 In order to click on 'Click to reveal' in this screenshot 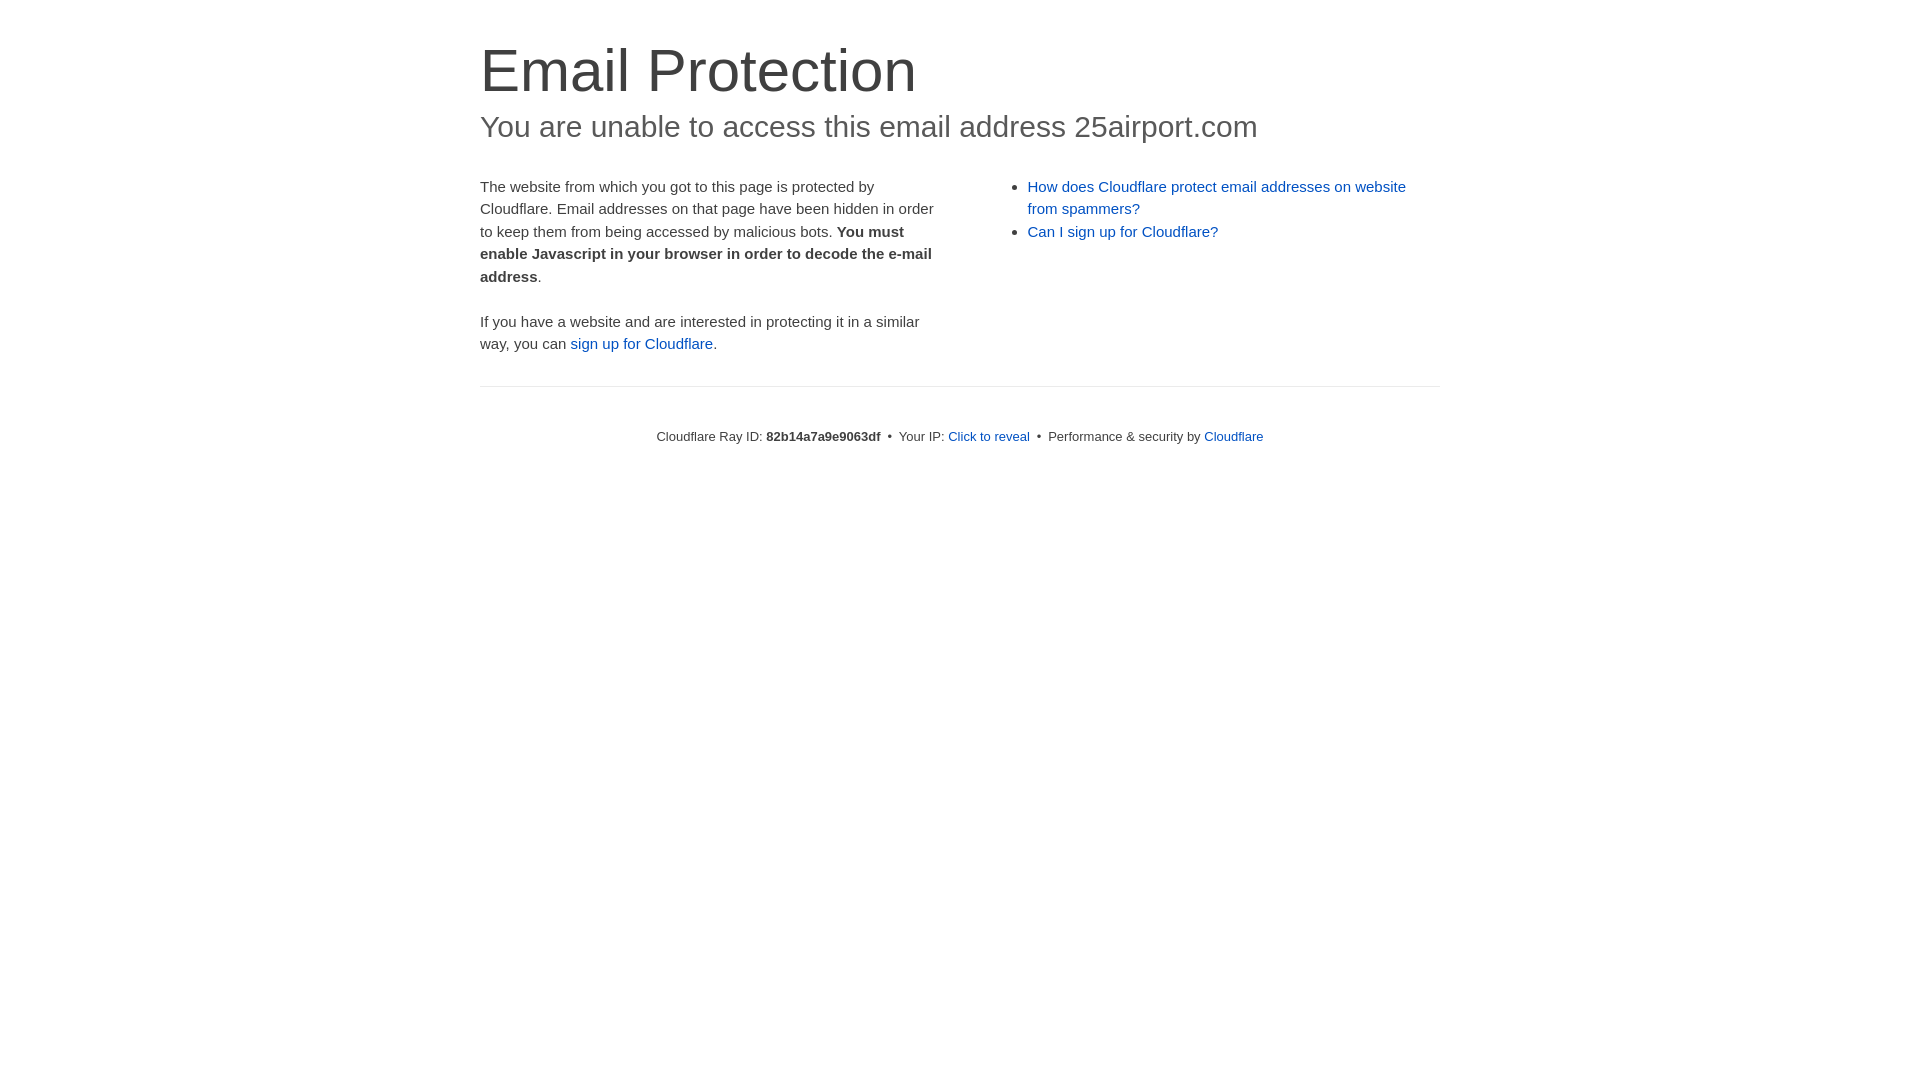, I will do `click(947, 435)`.